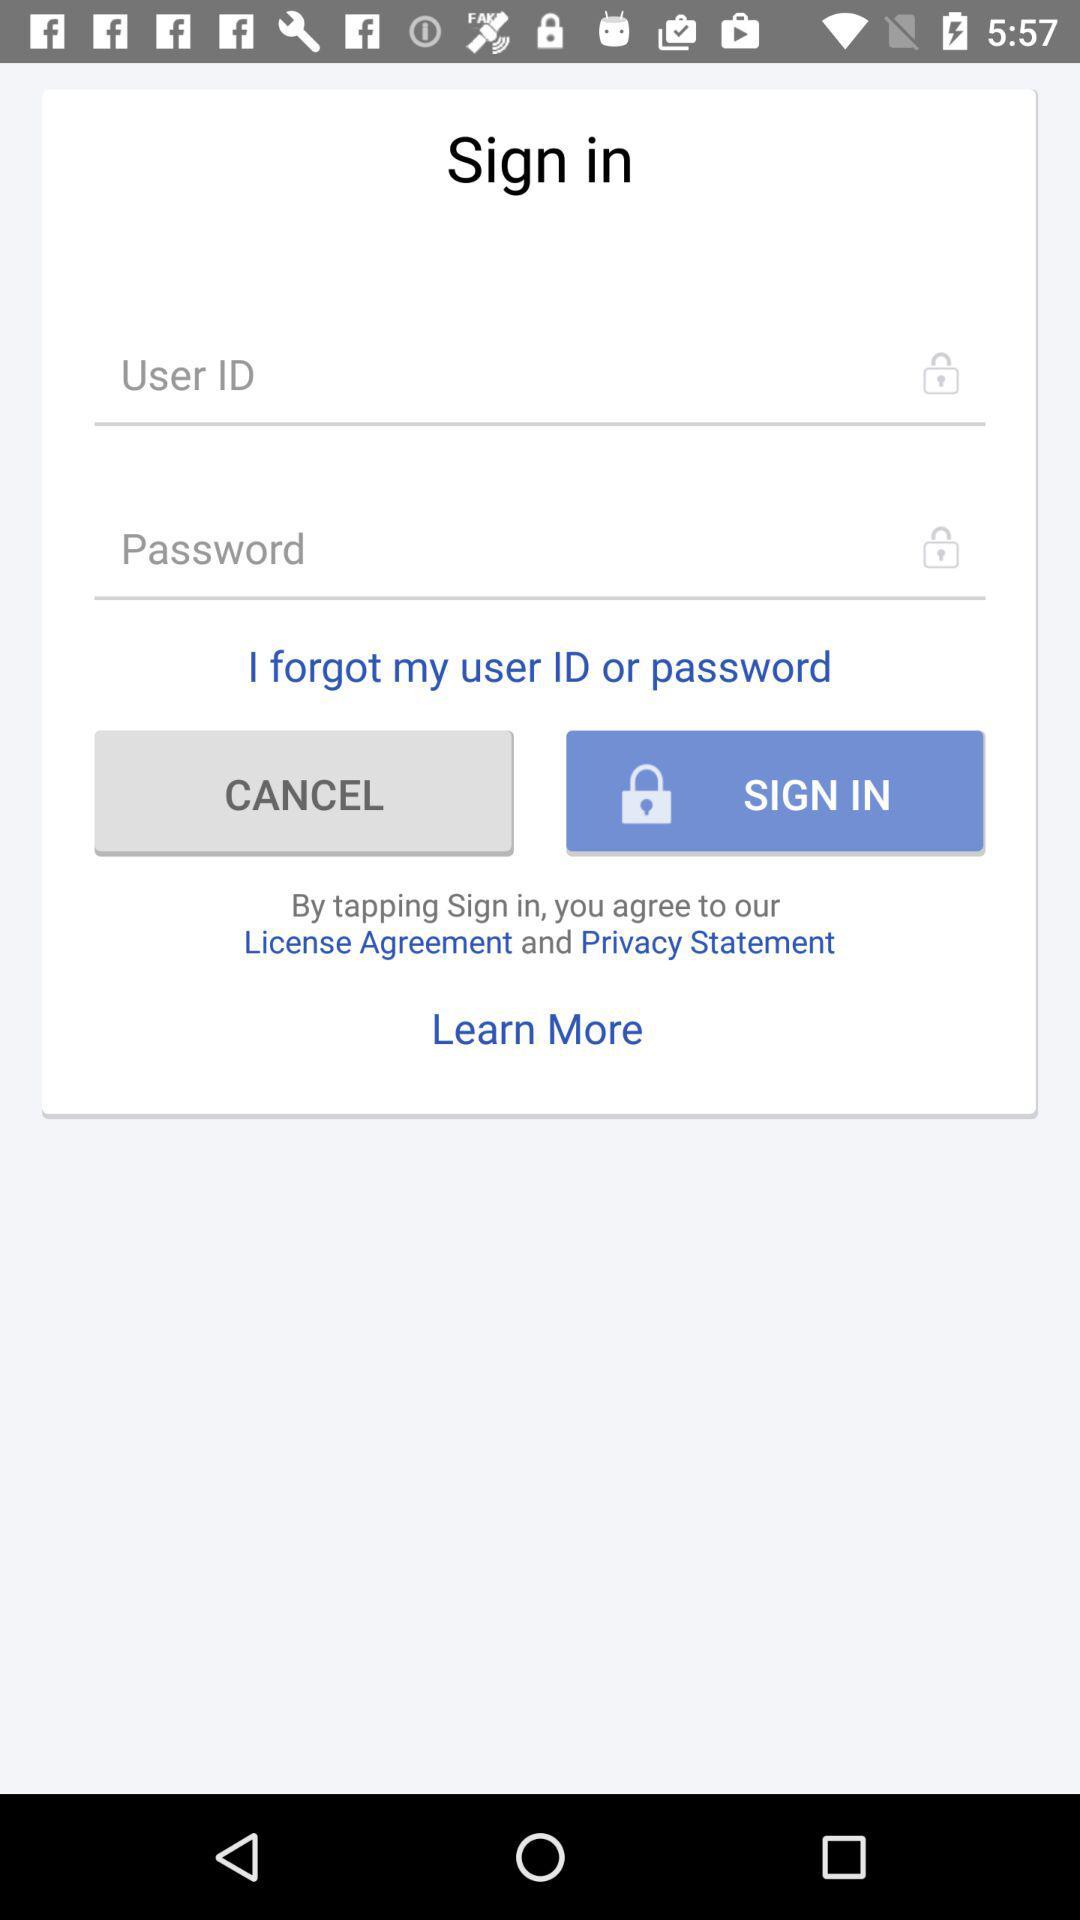 The width and height of the screenshot is (1080, 1920). Describe the element at coordinates (304, 792) in the screenshot. I see `the icon on the left` at that location.